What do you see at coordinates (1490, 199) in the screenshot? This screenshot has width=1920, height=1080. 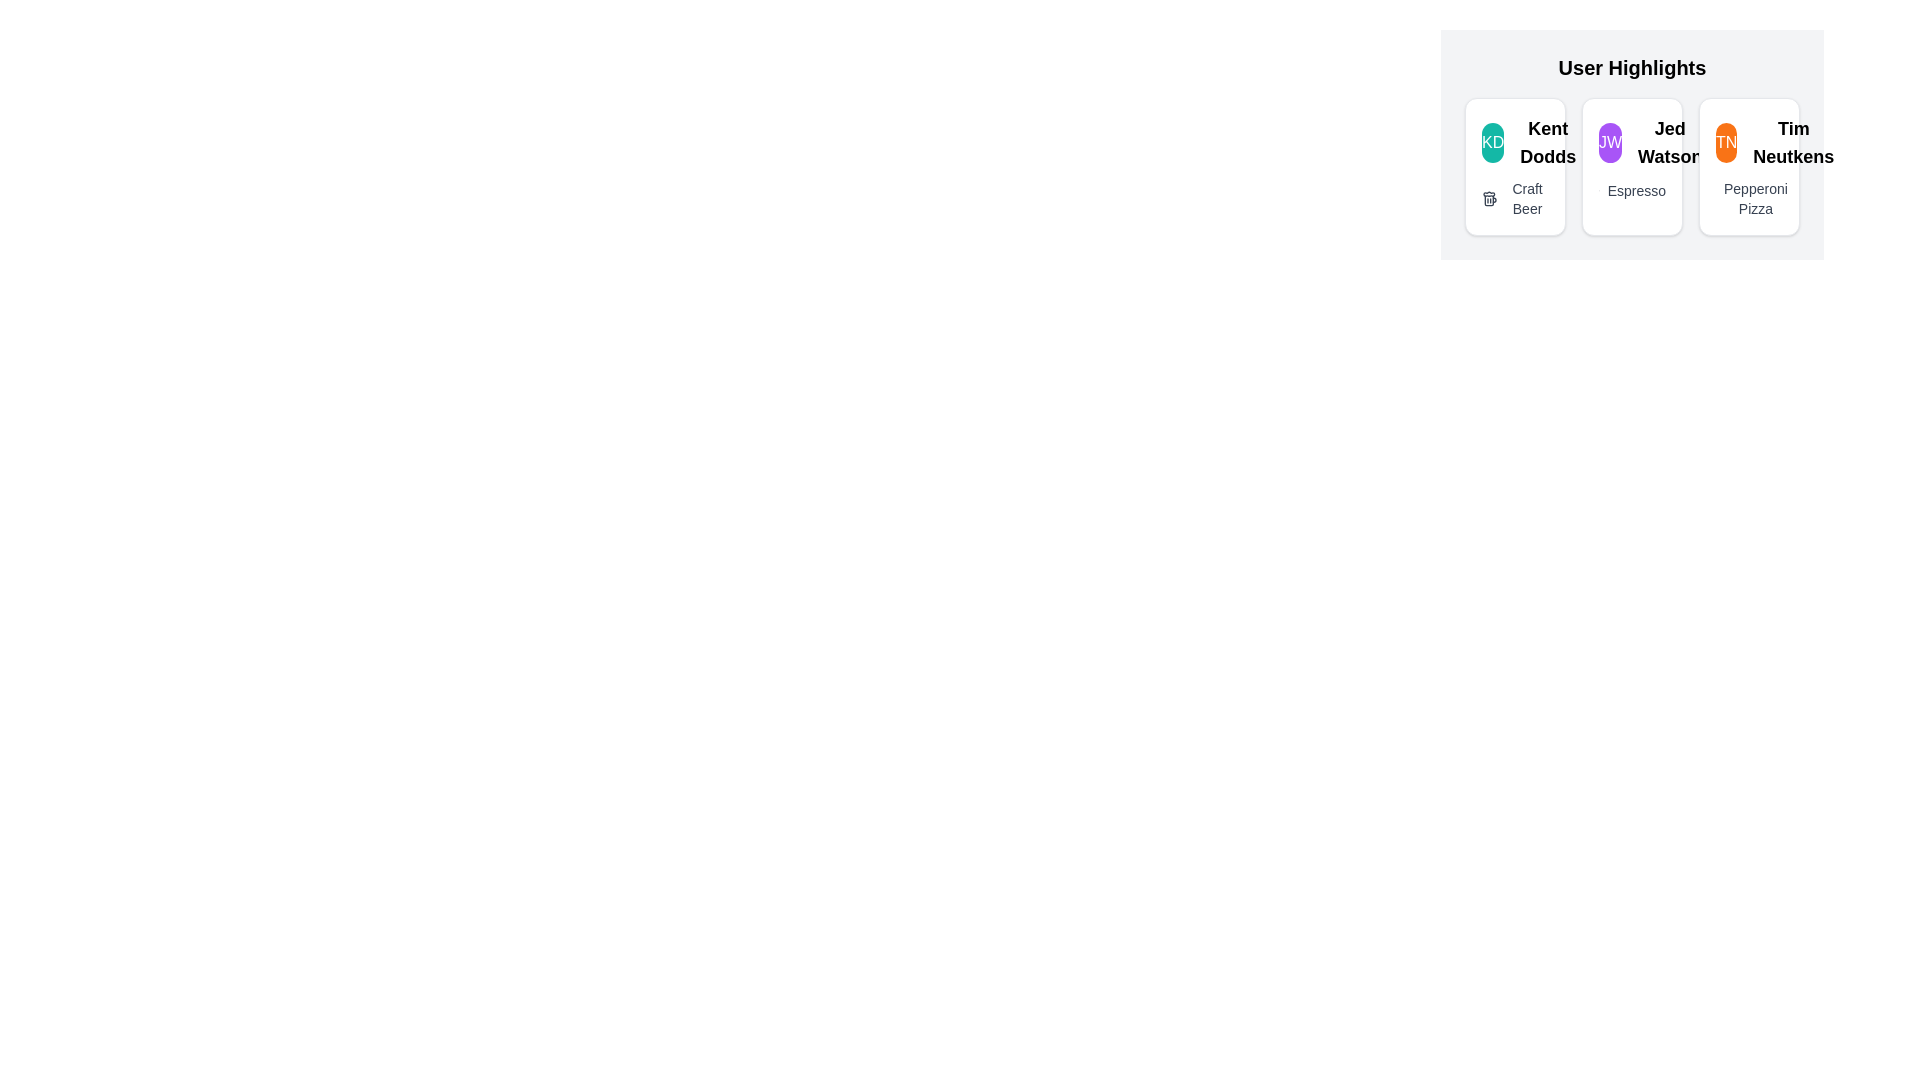 I see `the small beer mug icon with foam on top, located next to the 'Craft Beer' text label` at bounding box center [1490, 199].